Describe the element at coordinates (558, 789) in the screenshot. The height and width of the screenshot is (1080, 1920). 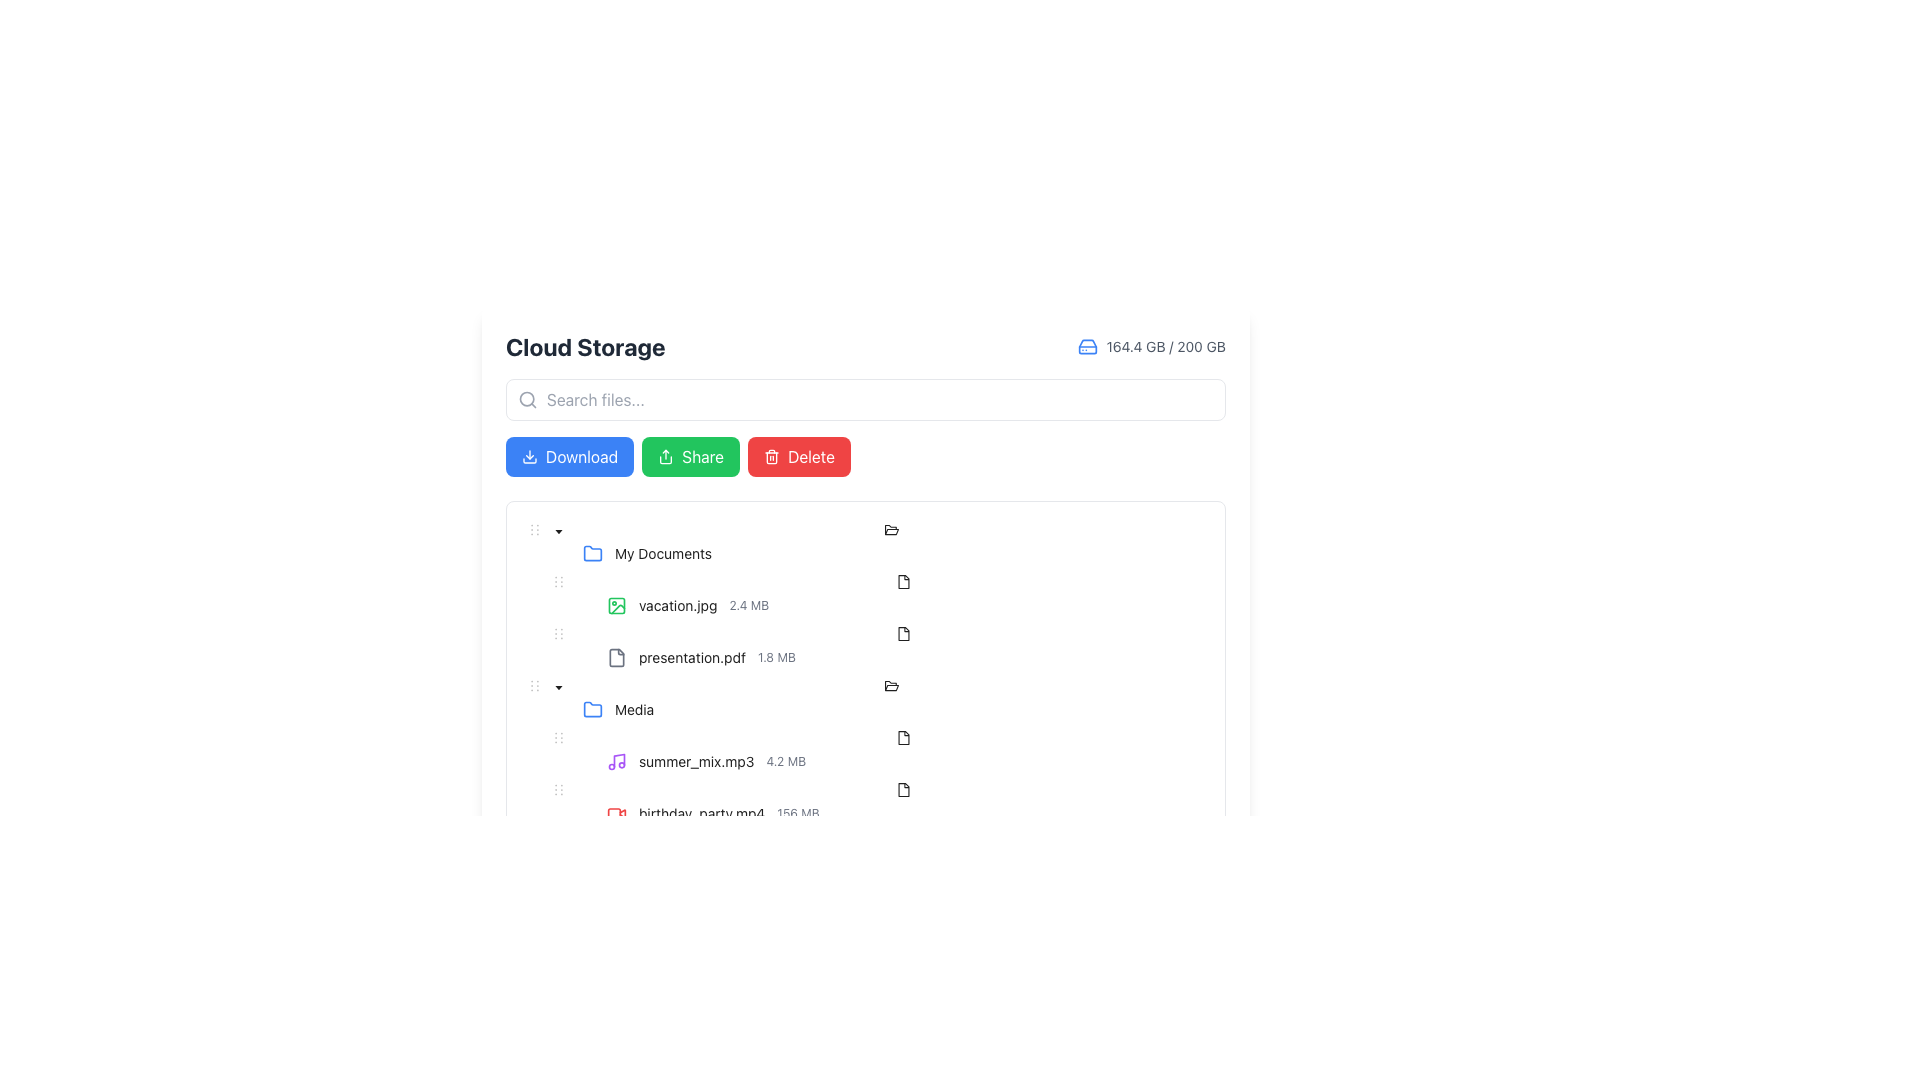
I see `the draggable handle icon located in the row labeled 'birthday_party.mp4156 MB'` at that location.